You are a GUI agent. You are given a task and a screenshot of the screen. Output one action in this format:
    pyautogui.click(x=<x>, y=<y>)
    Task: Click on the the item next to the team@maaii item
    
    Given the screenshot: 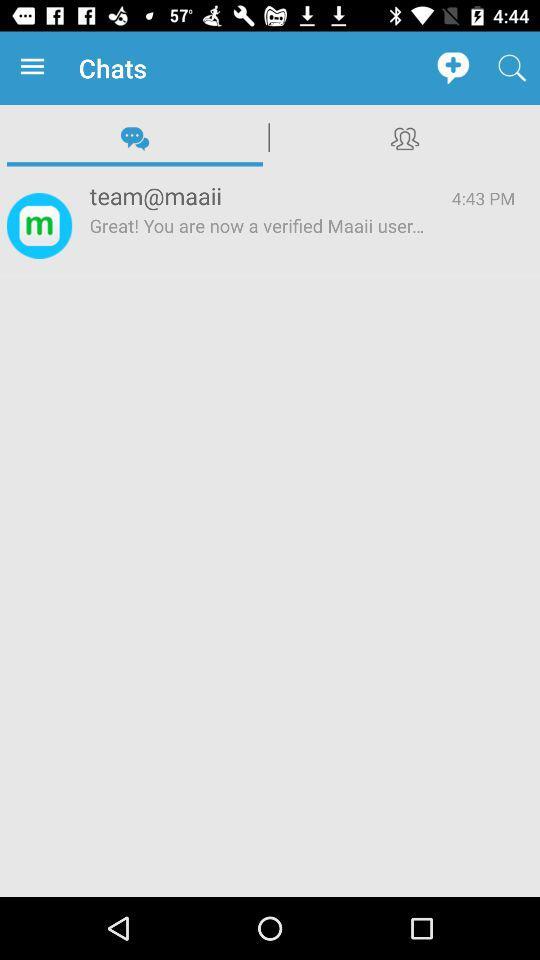 What is the action you would take?
    pyautogui.click(x=39, y=225)
    